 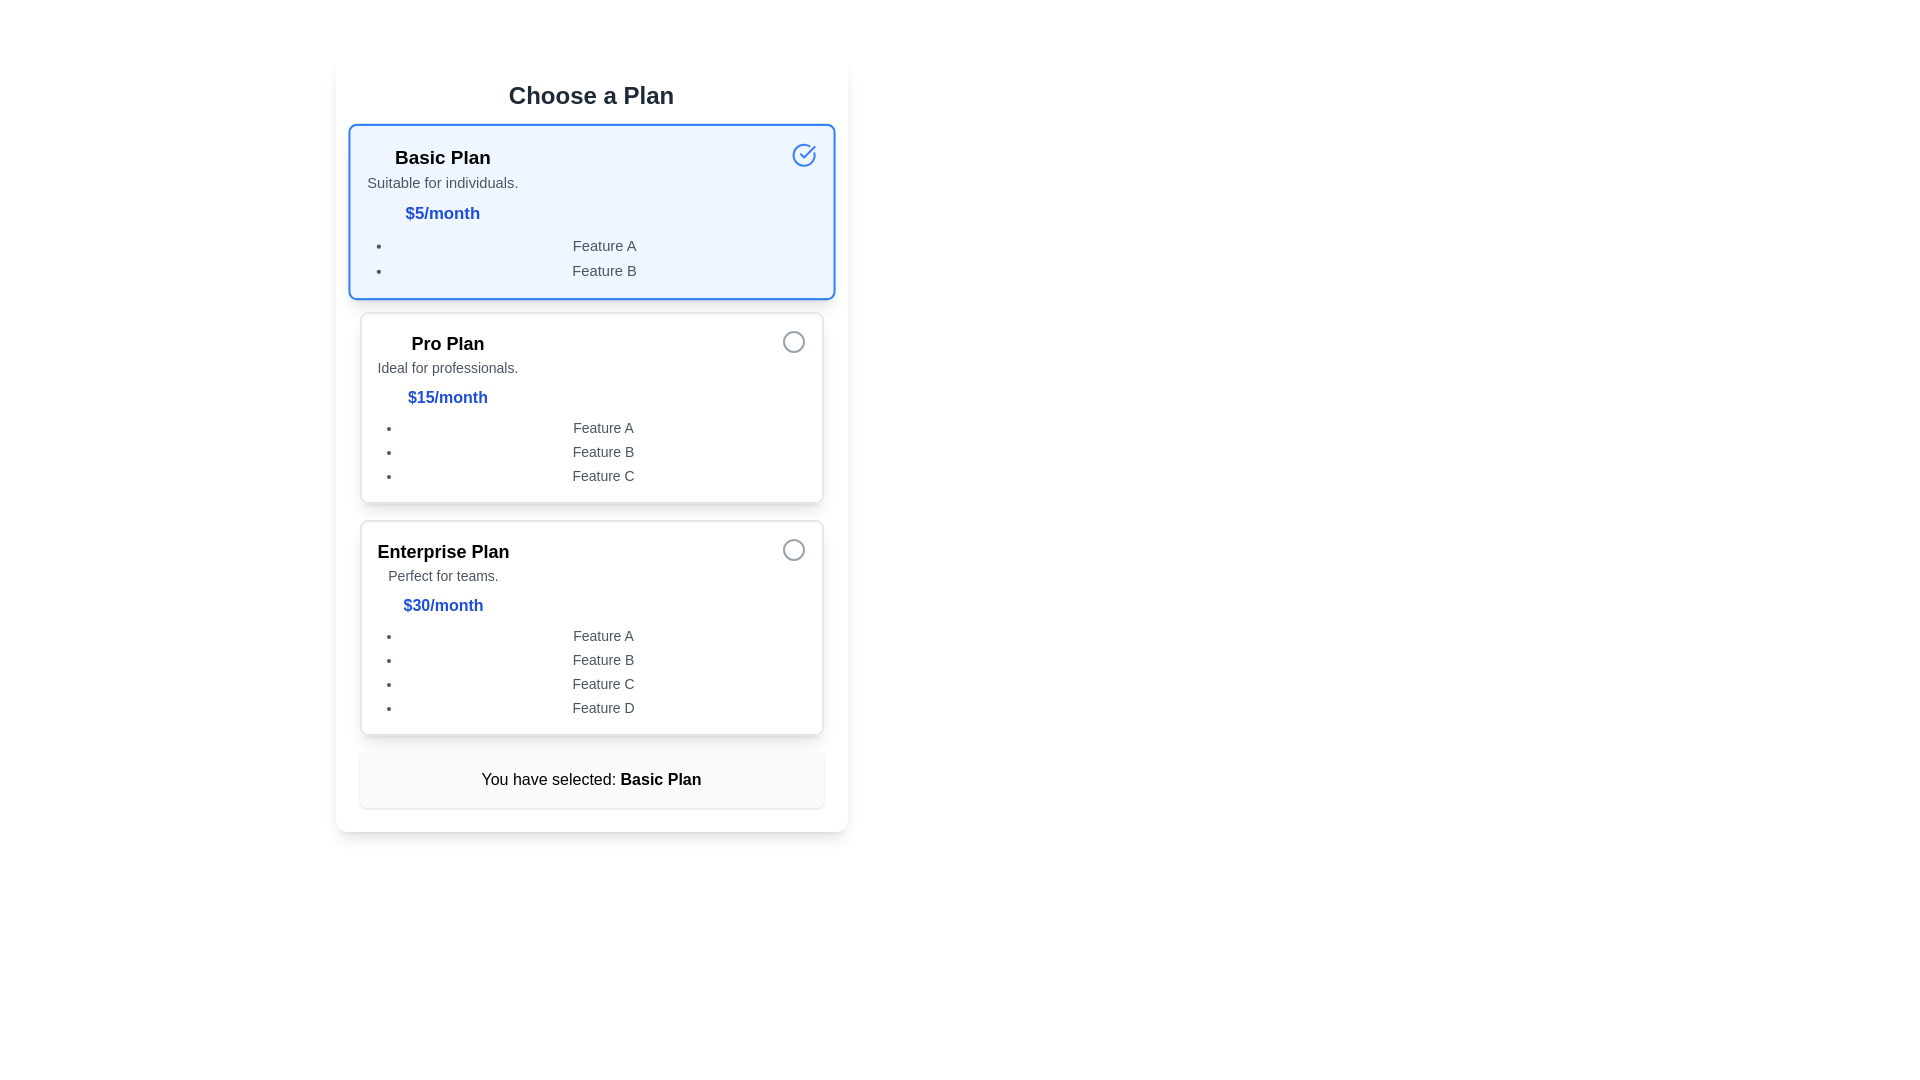 I want to click on the text label that indicates the user's current selection of the plan, which states 'You have selected: Basic Plan.', so click(x=661, y=778).